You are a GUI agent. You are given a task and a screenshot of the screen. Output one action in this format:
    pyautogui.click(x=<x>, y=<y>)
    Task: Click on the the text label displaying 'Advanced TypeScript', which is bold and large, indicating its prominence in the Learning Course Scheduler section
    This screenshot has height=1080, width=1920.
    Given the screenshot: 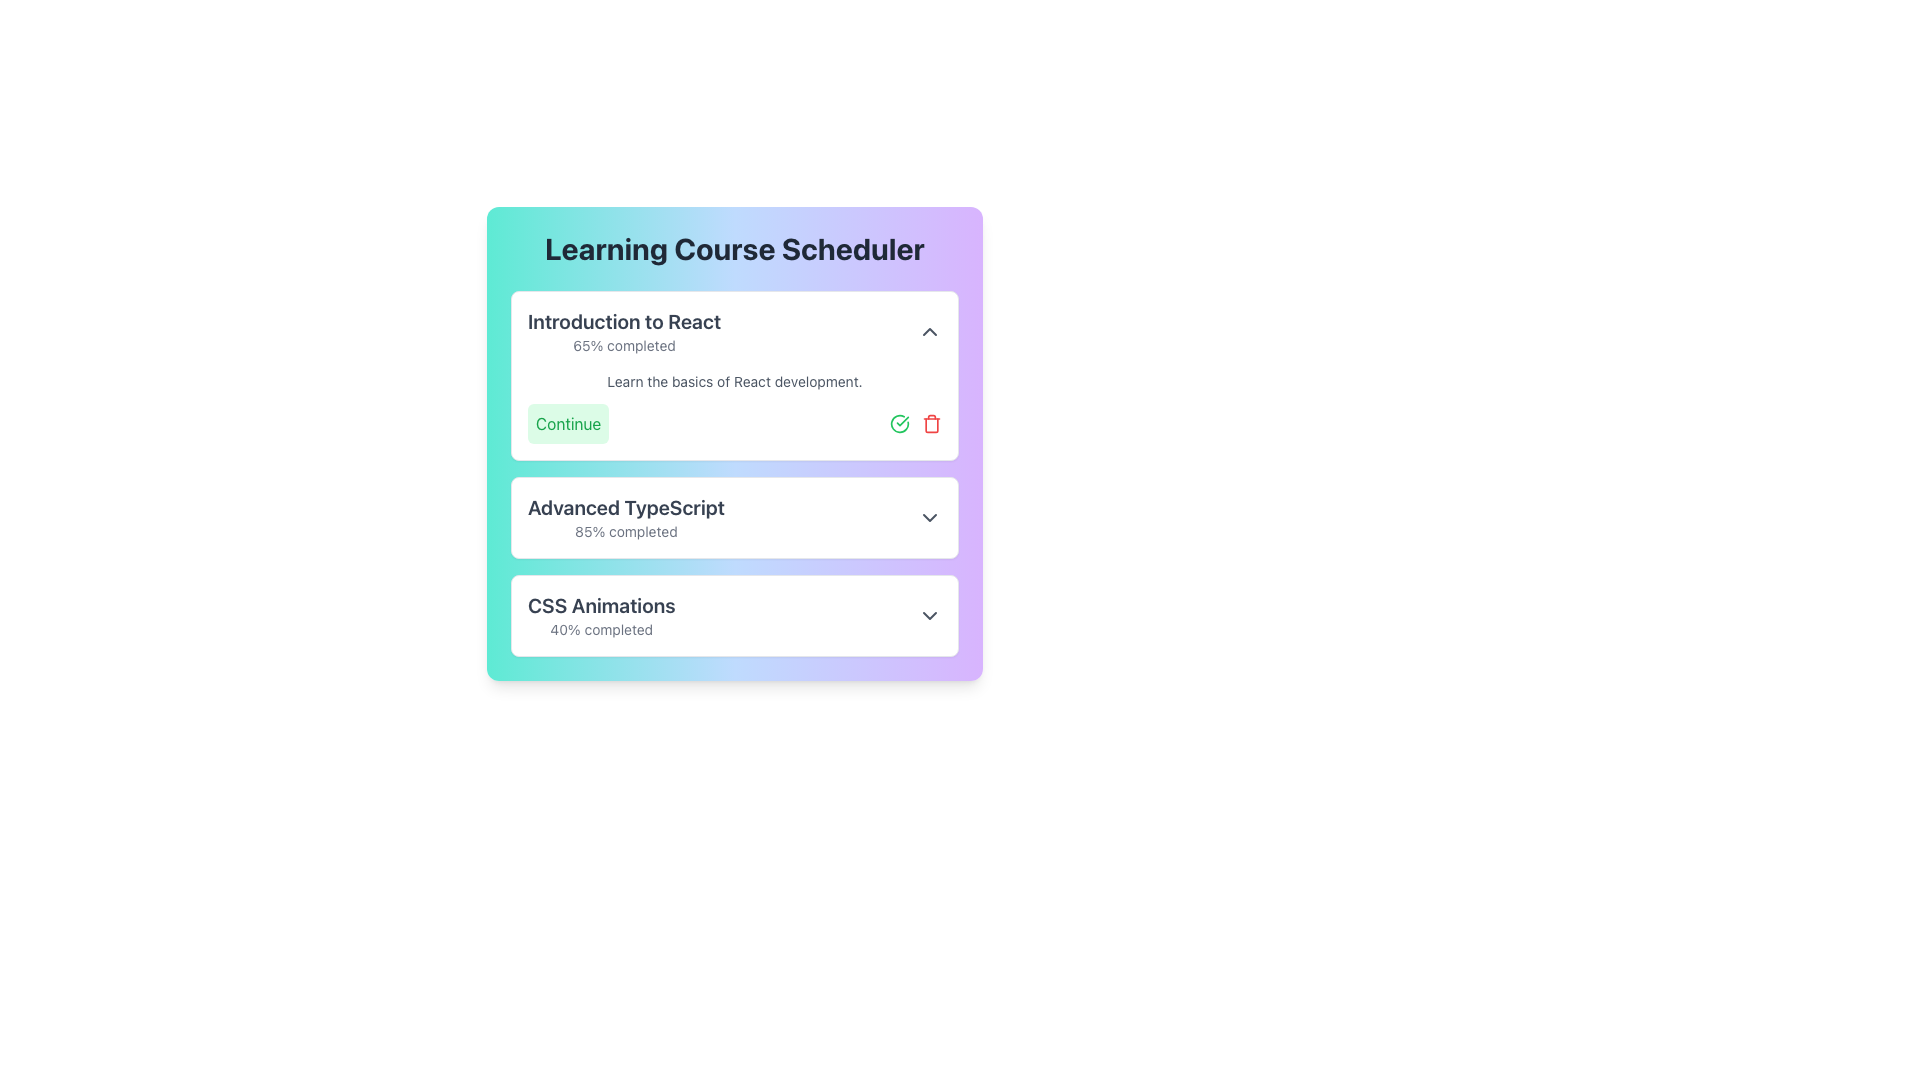 What is the action you would take?
    pyautogui.click(x=625, y=507)
    